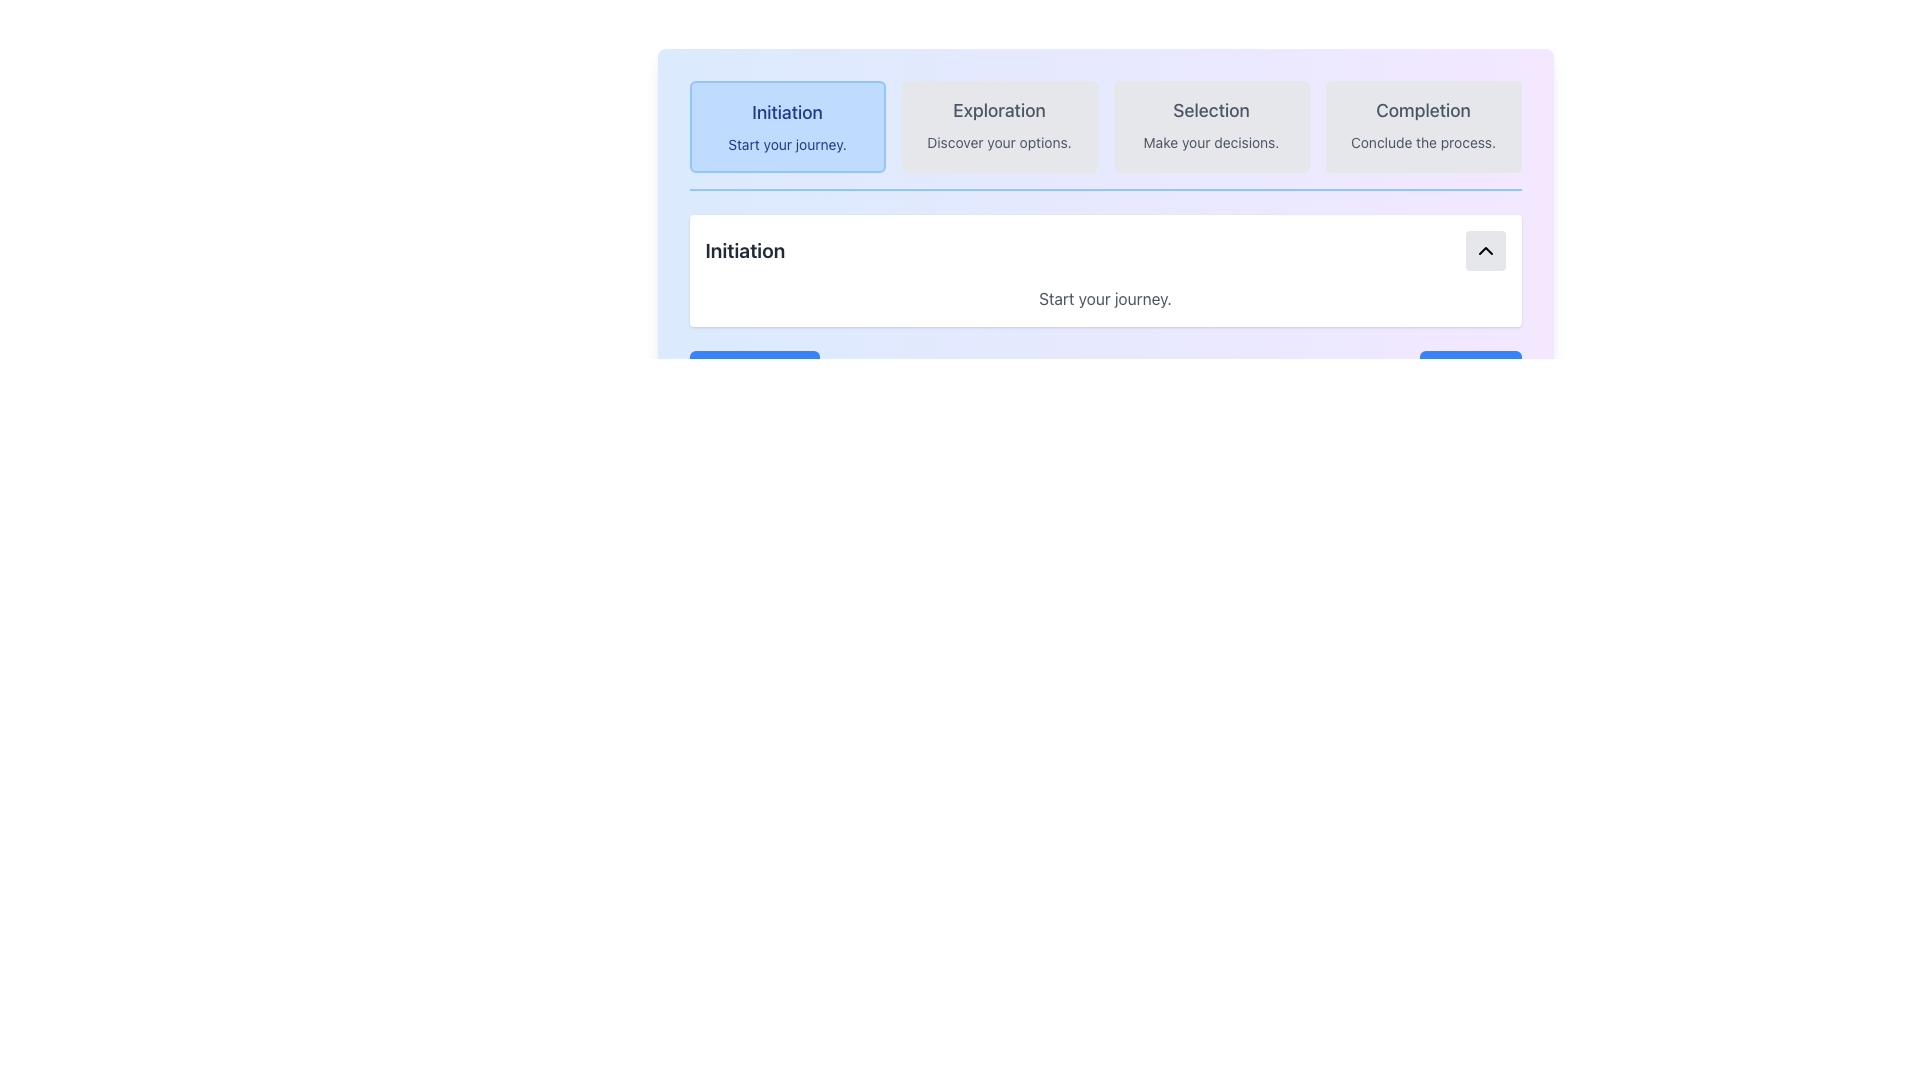 Image resolution: width=1920 pixels, height=1080 pixels. I want to click on the Static Text that reads 'Conclude the process.' which is styled in gray color and located beneath the larger 'Completion' text, so click(1422, 141).